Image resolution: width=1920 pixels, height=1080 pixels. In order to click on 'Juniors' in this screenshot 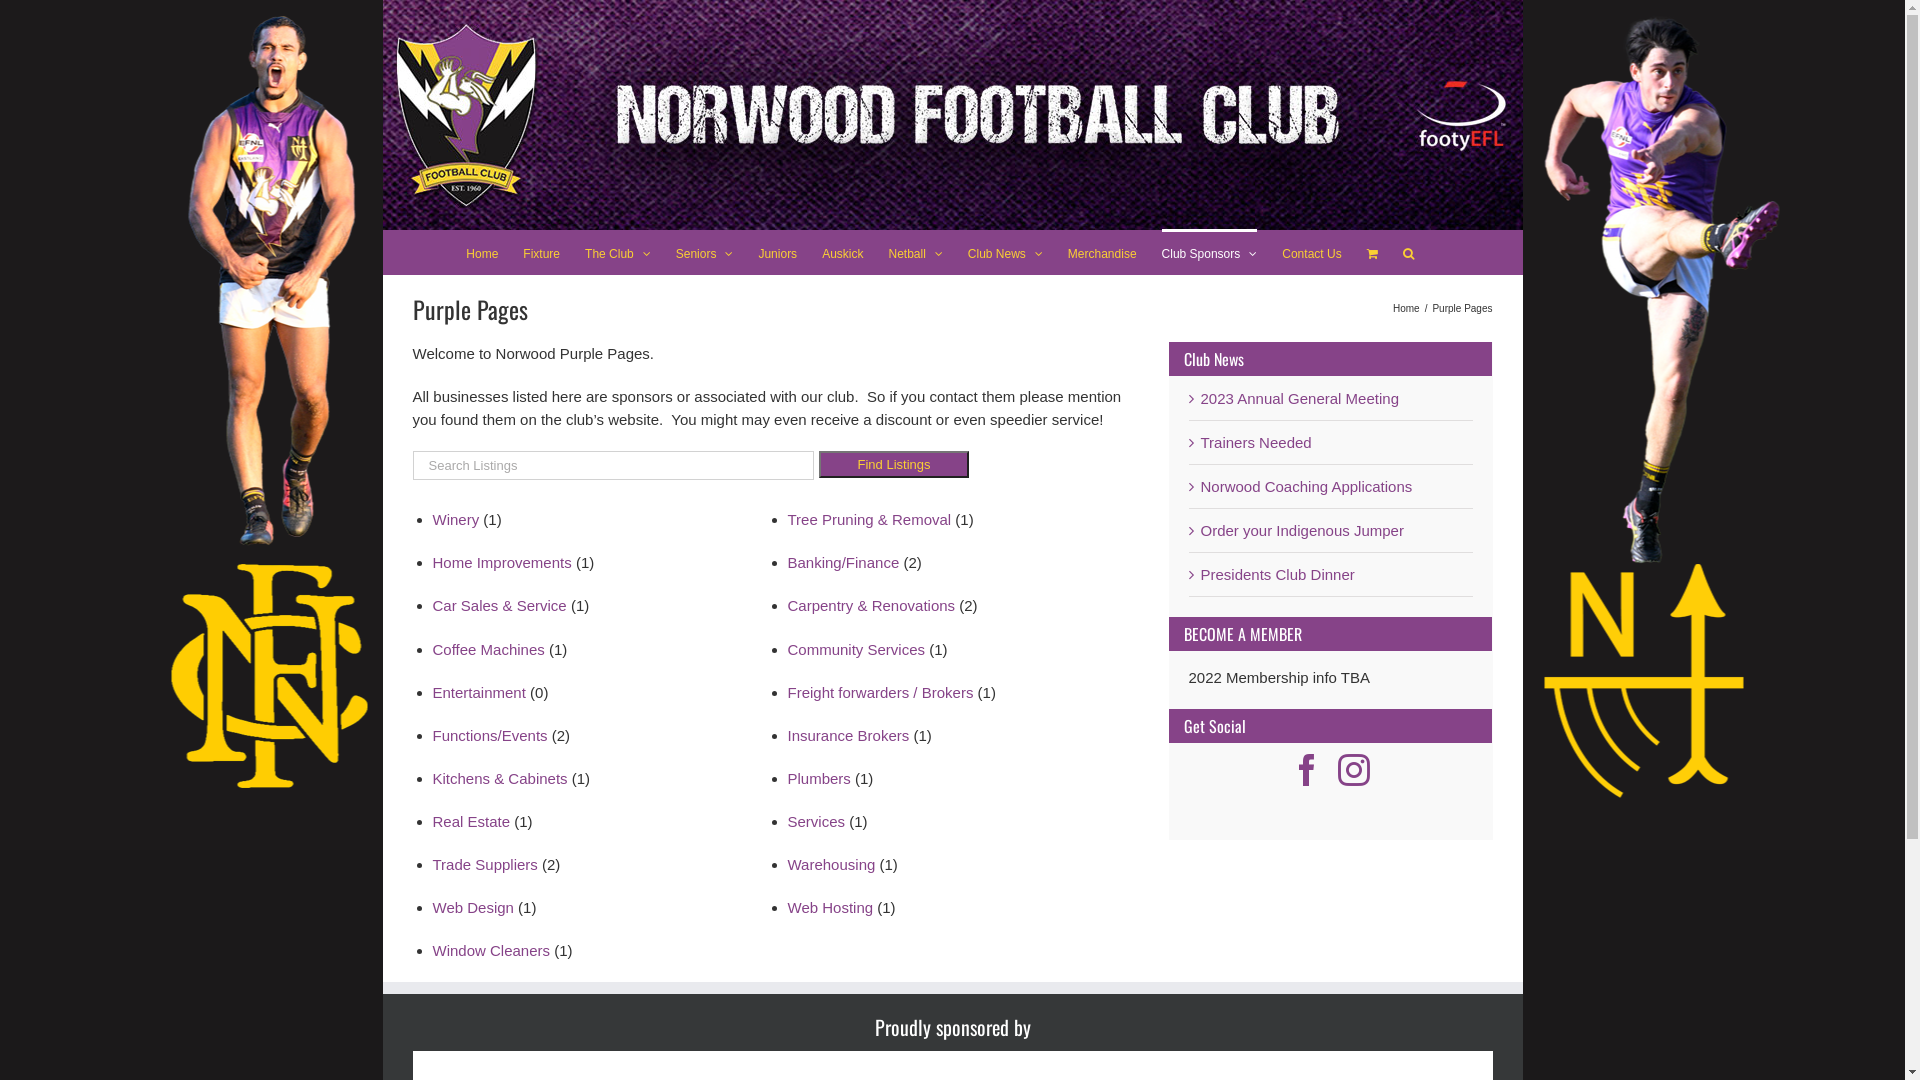, I will do `click(776, 250)`.